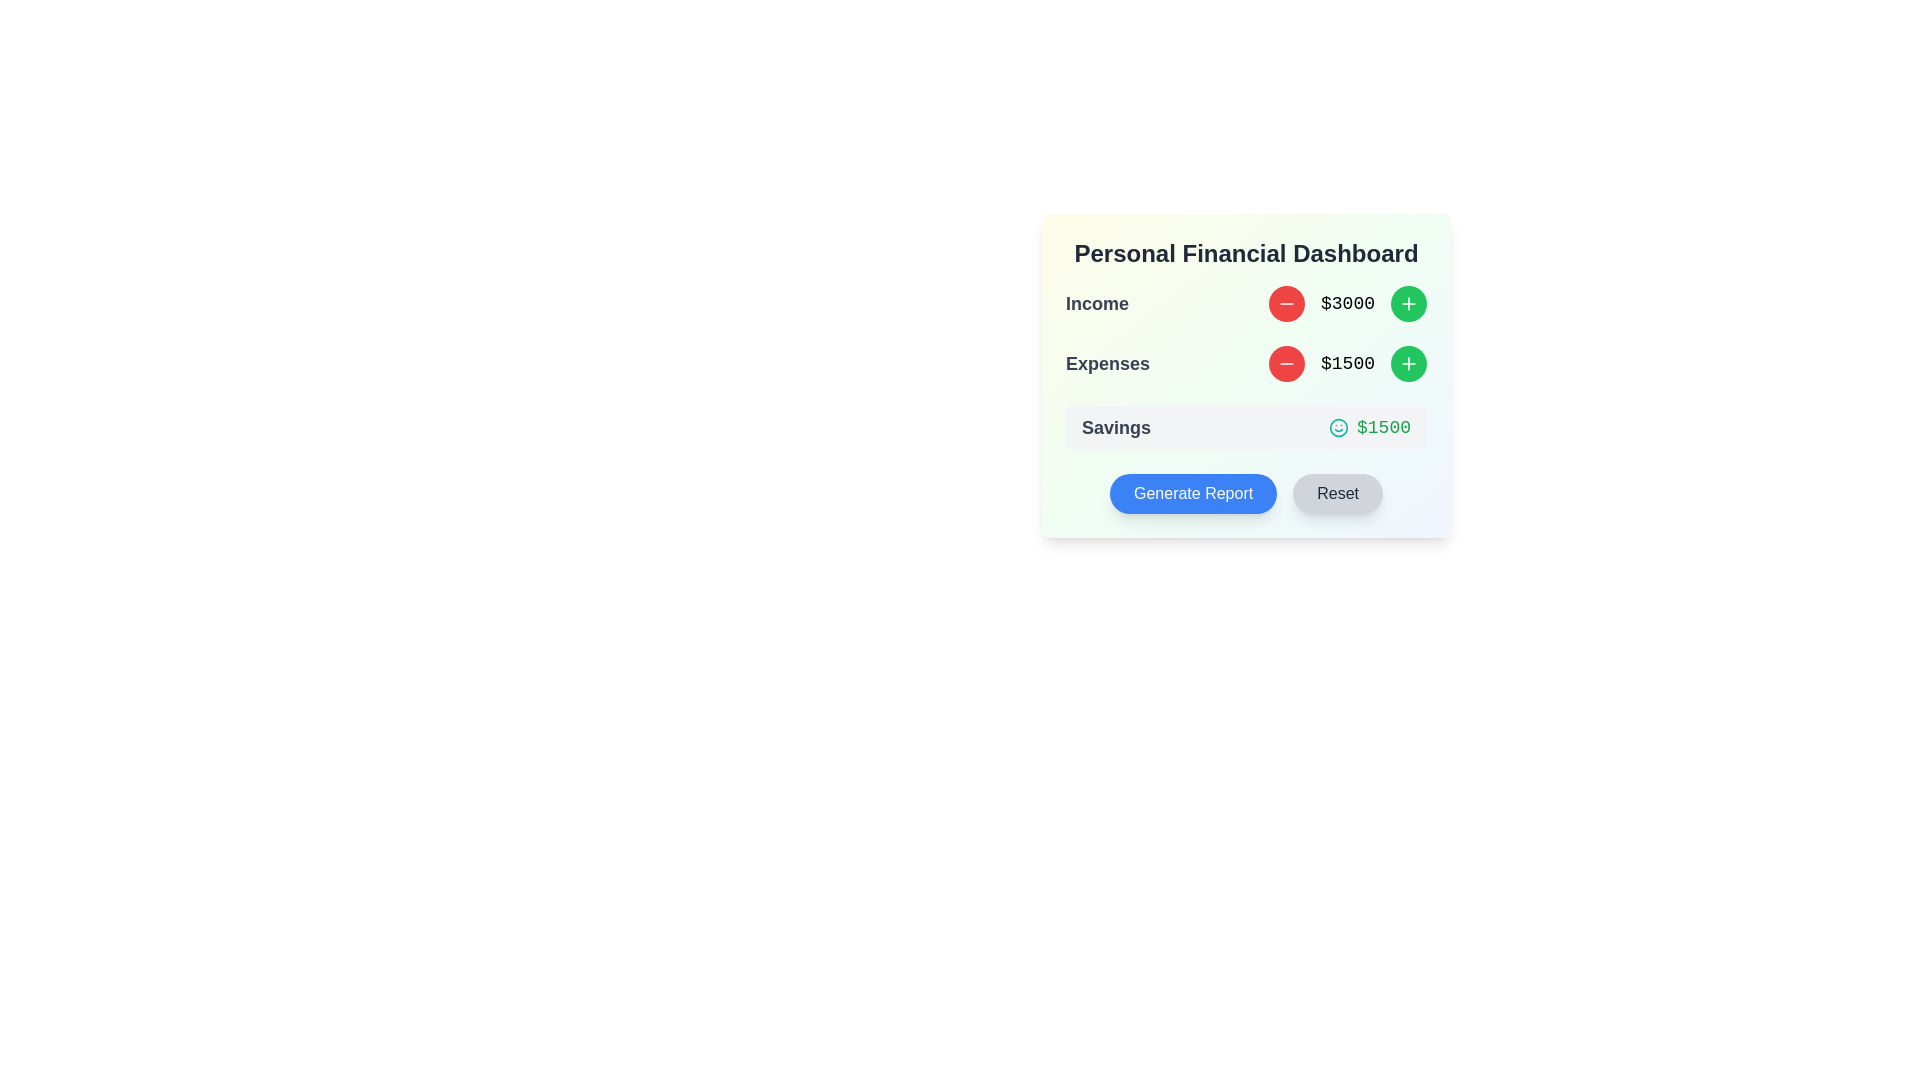  Describe the element at coordinates (1348, 363) in the screenshot. I see `numeric display value of '$1500' located between the red minus icon and the green plus icon` at that location.